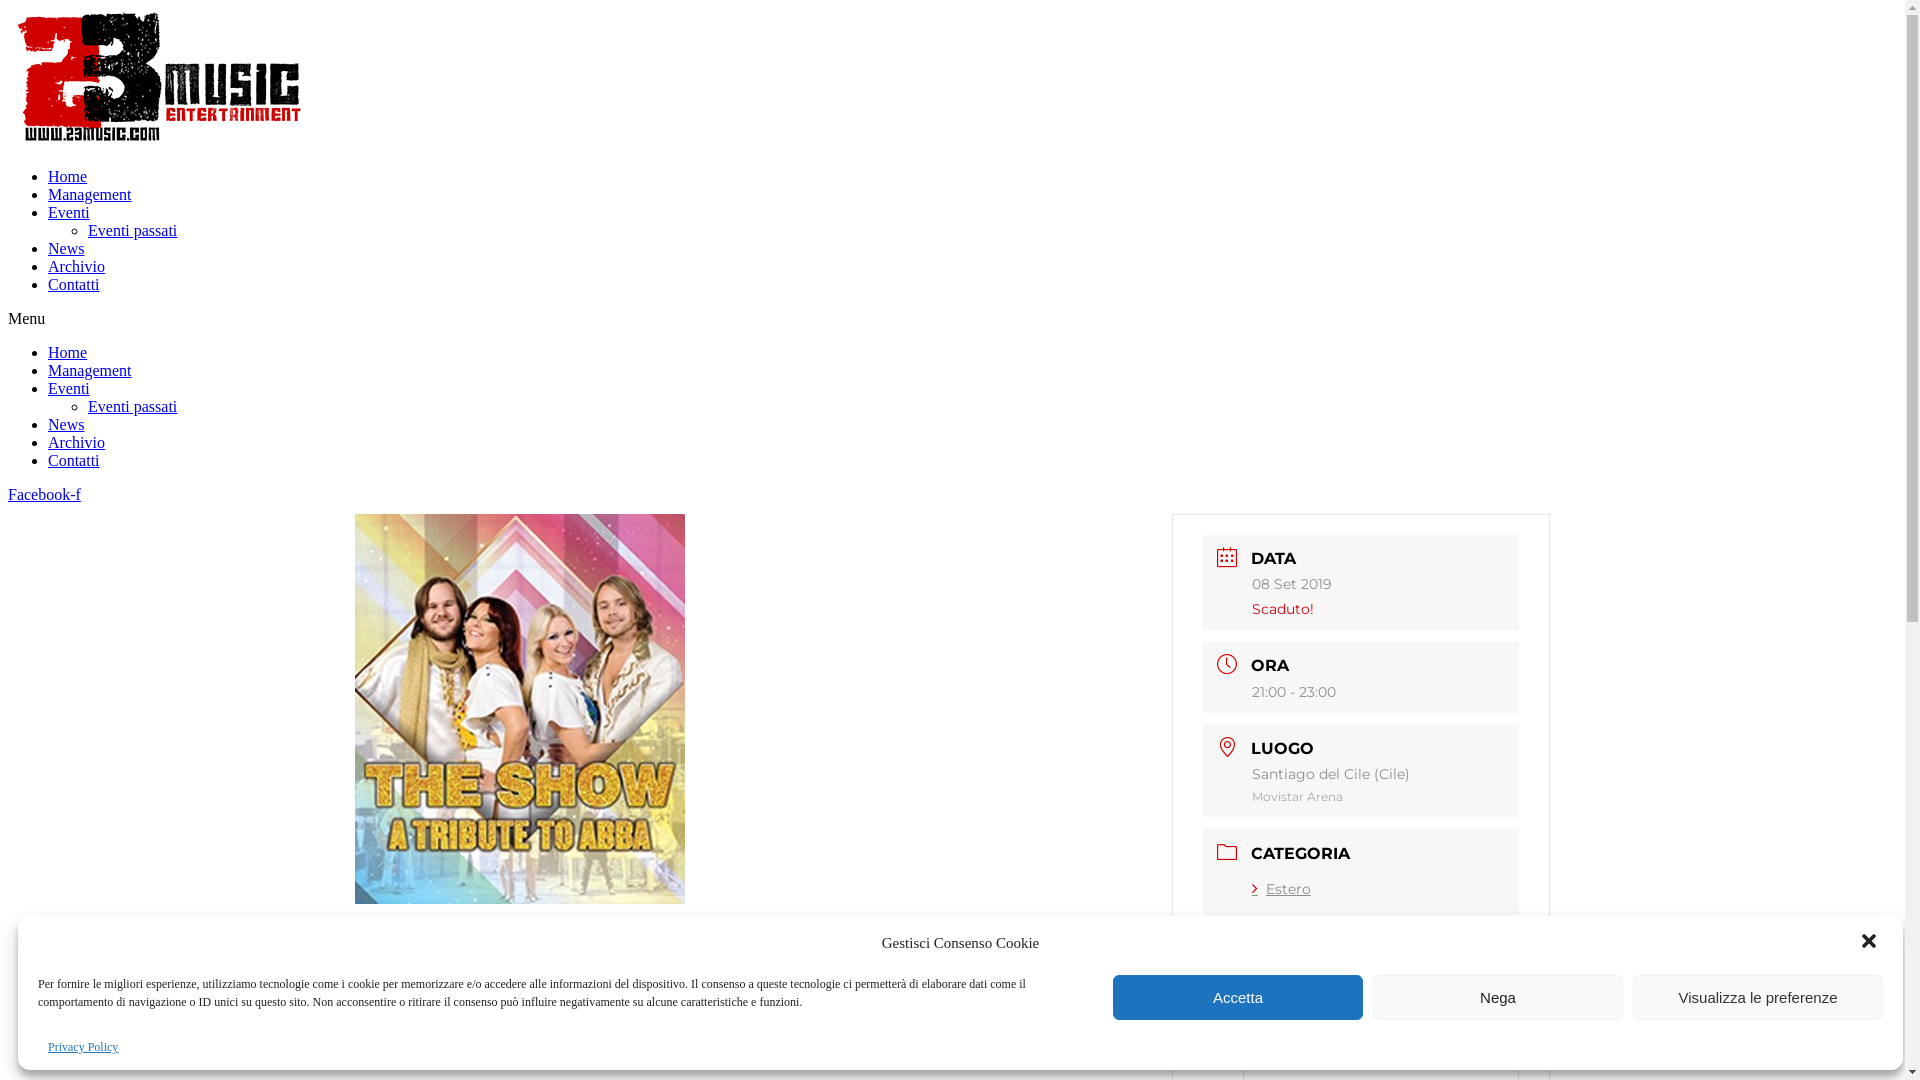  Describe the element at coordinates (81, 1046) in the screenshot. I see `'Privacy Policy'` at that location.